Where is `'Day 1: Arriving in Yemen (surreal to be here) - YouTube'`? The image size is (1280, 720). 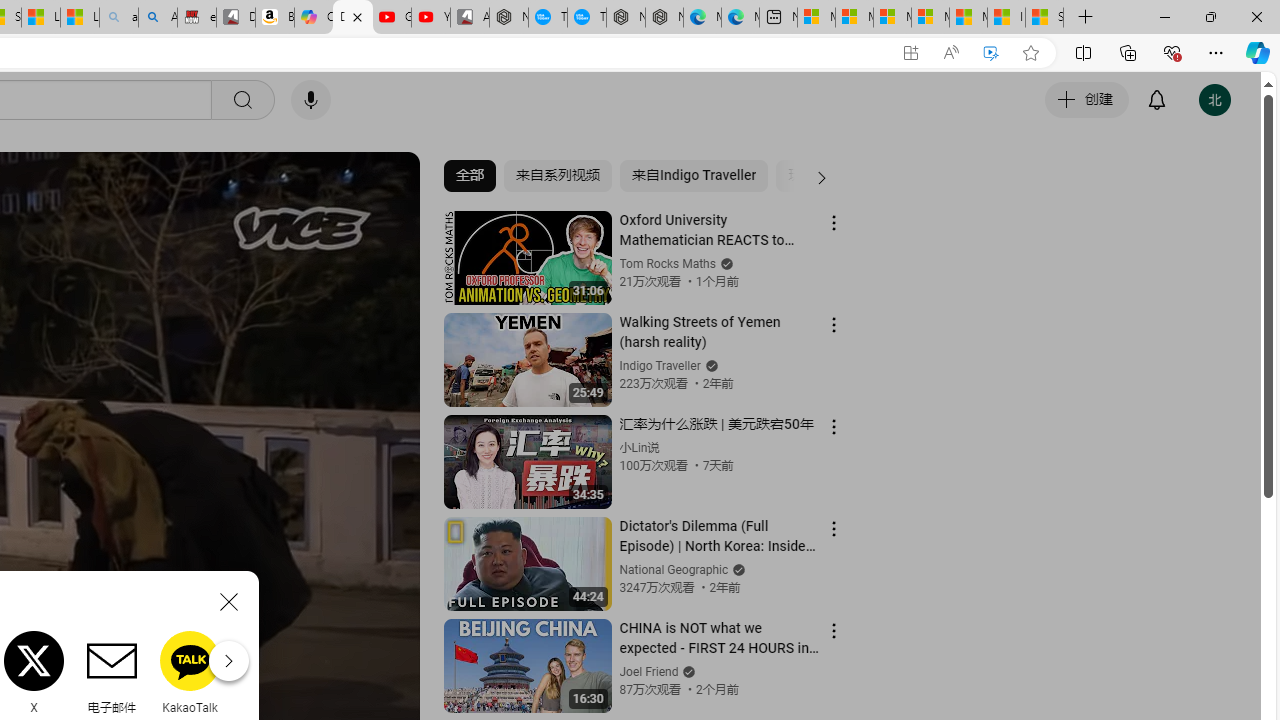
'Day 1: Arriving in Yemen (surreal to be here) - YouTube' is located at coordinates (353, 17).